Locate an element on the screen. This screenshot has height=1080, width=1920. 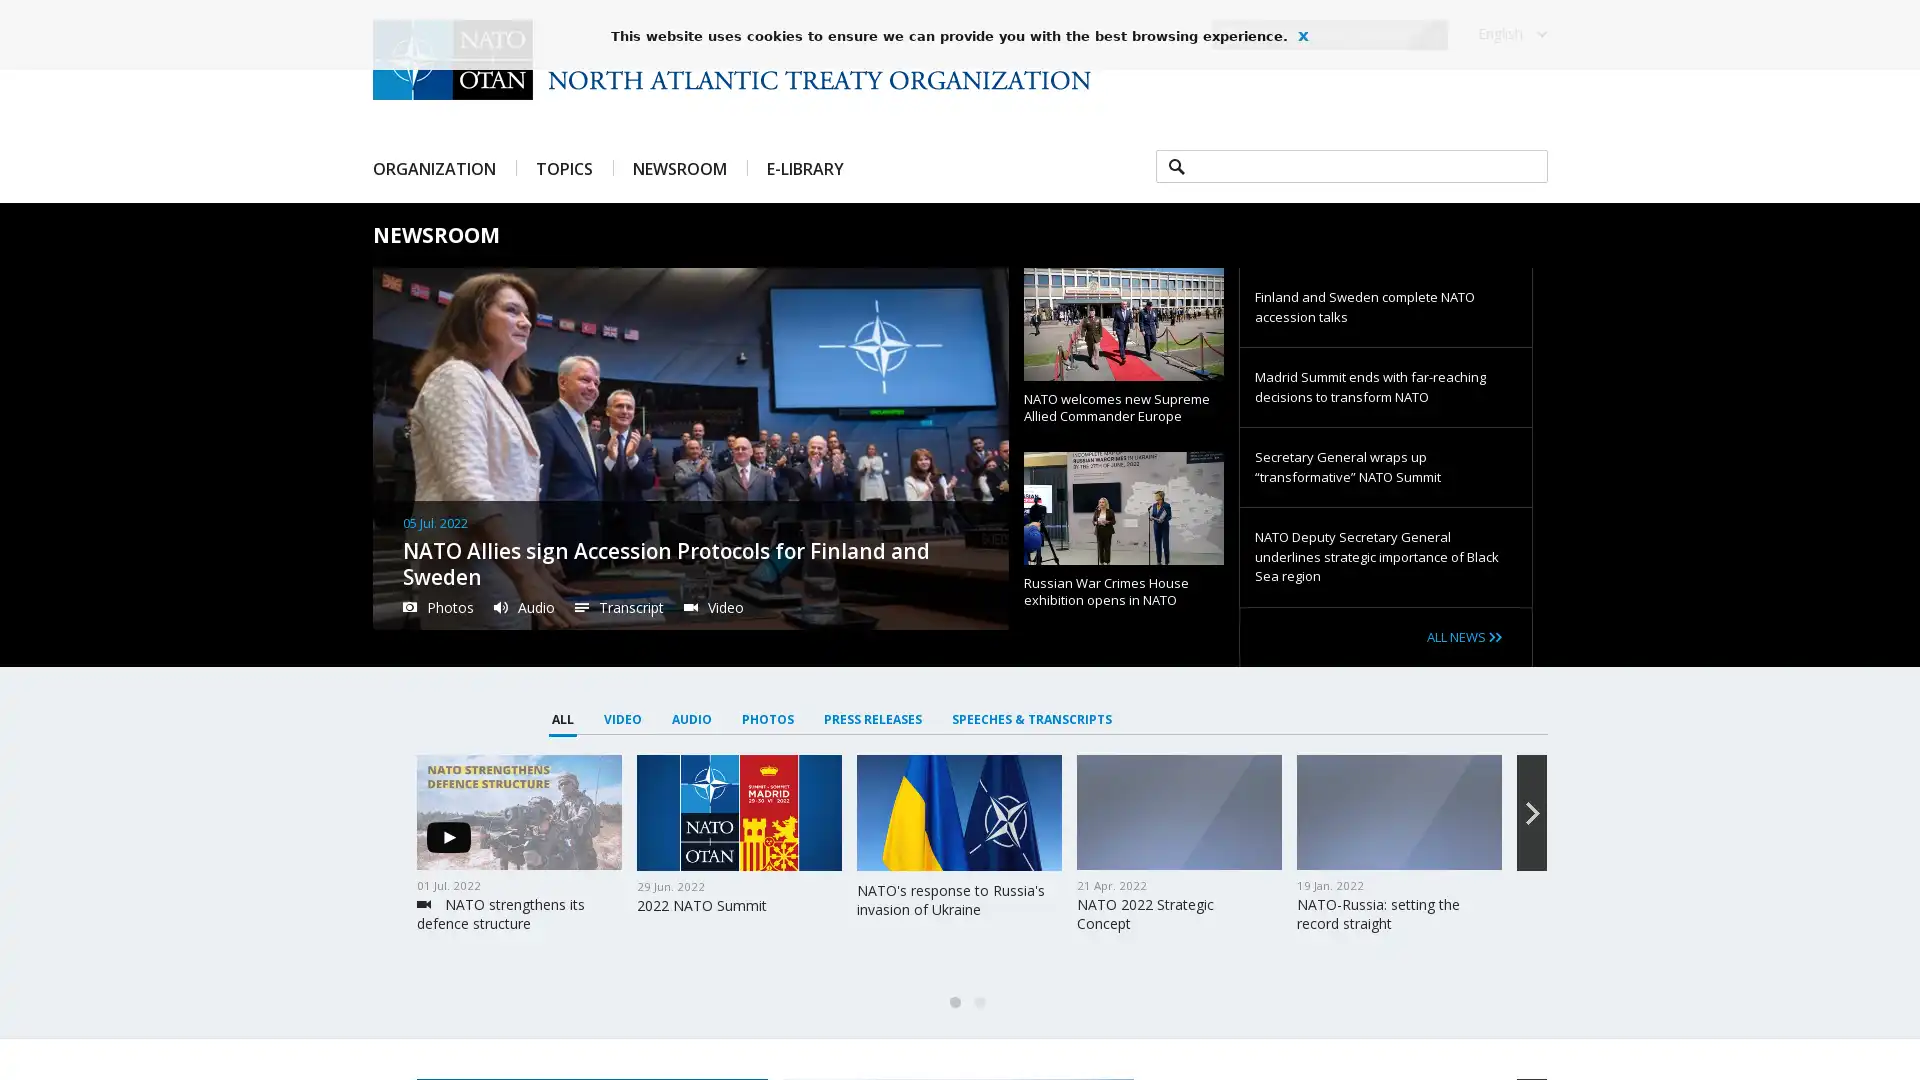
Next is located at coordinates (1530, 813).